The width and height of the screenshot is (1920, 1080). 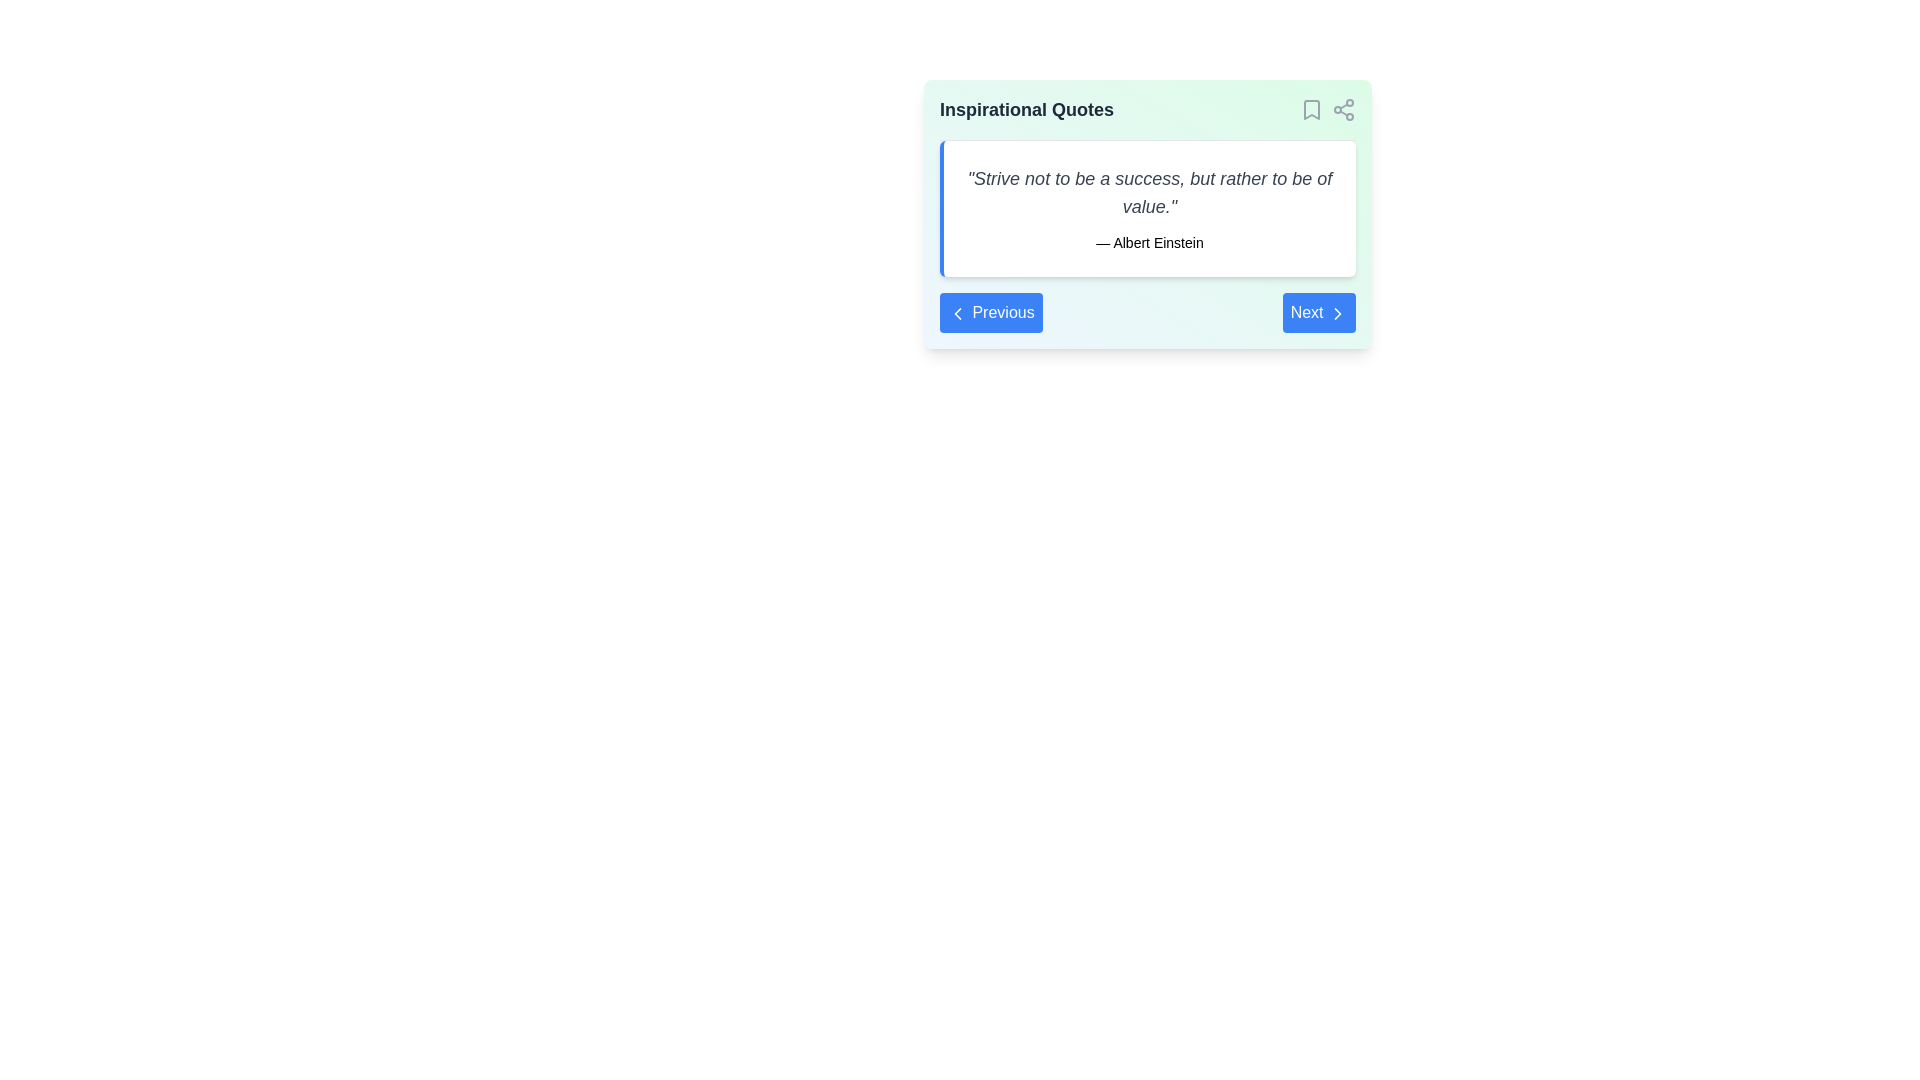 I want to click on the bookmark icon located in the top-right section of the 'Inspirational Quotes' card, so click(x=1311, y=110).